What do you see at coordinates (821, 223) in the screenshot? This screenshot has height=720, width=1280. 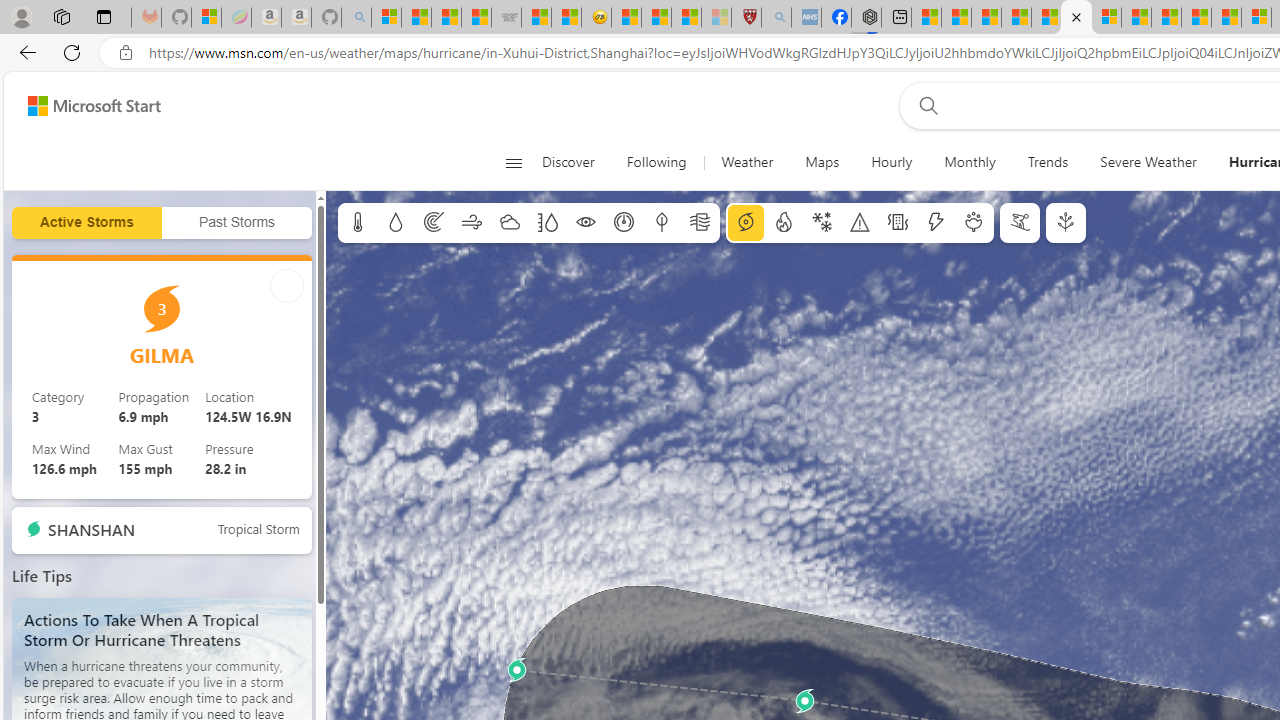 I see `'Winter weather'` at bounding box center [821, 223].